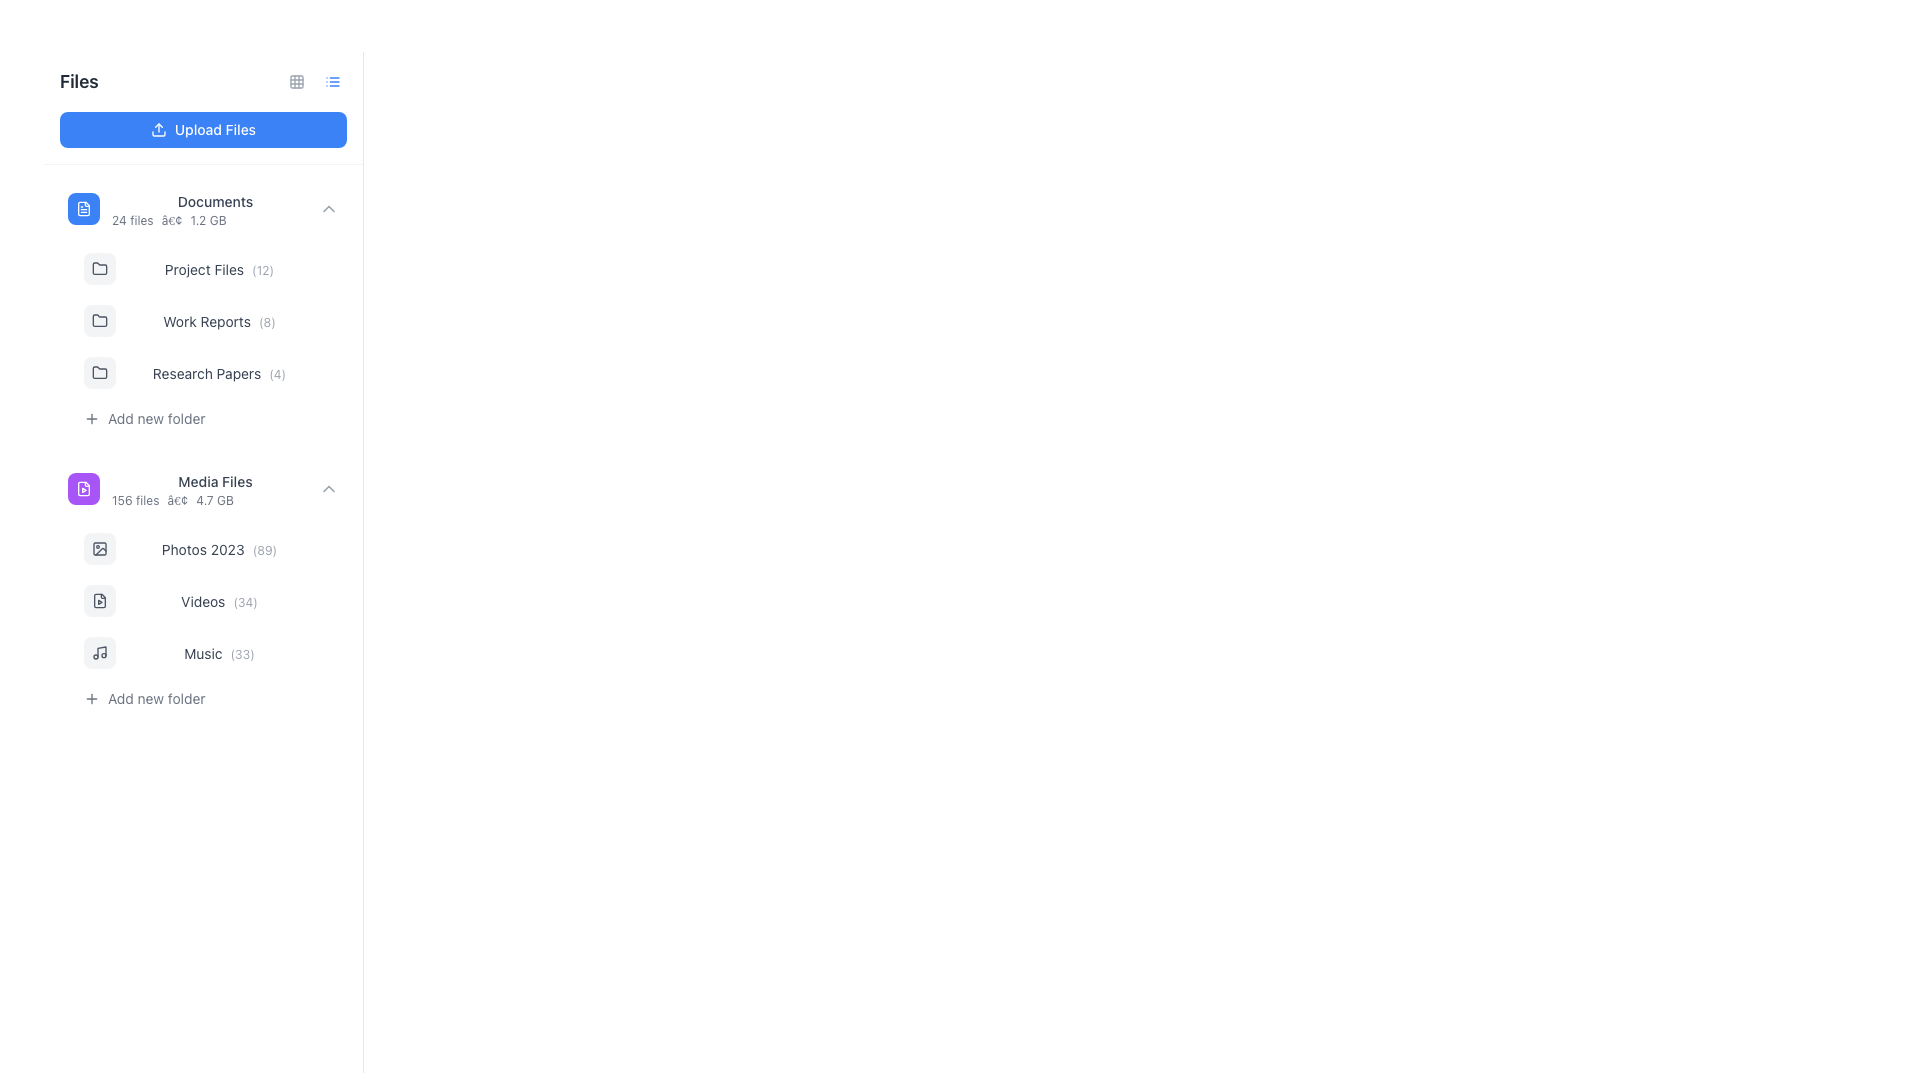  Describe the element at coordinates (215, 500) in the screenshot. I see `the text label displaying '4.7 GB', located under the 'Media Files' section, which is the third segment in a horizontal group of texts` at that location.